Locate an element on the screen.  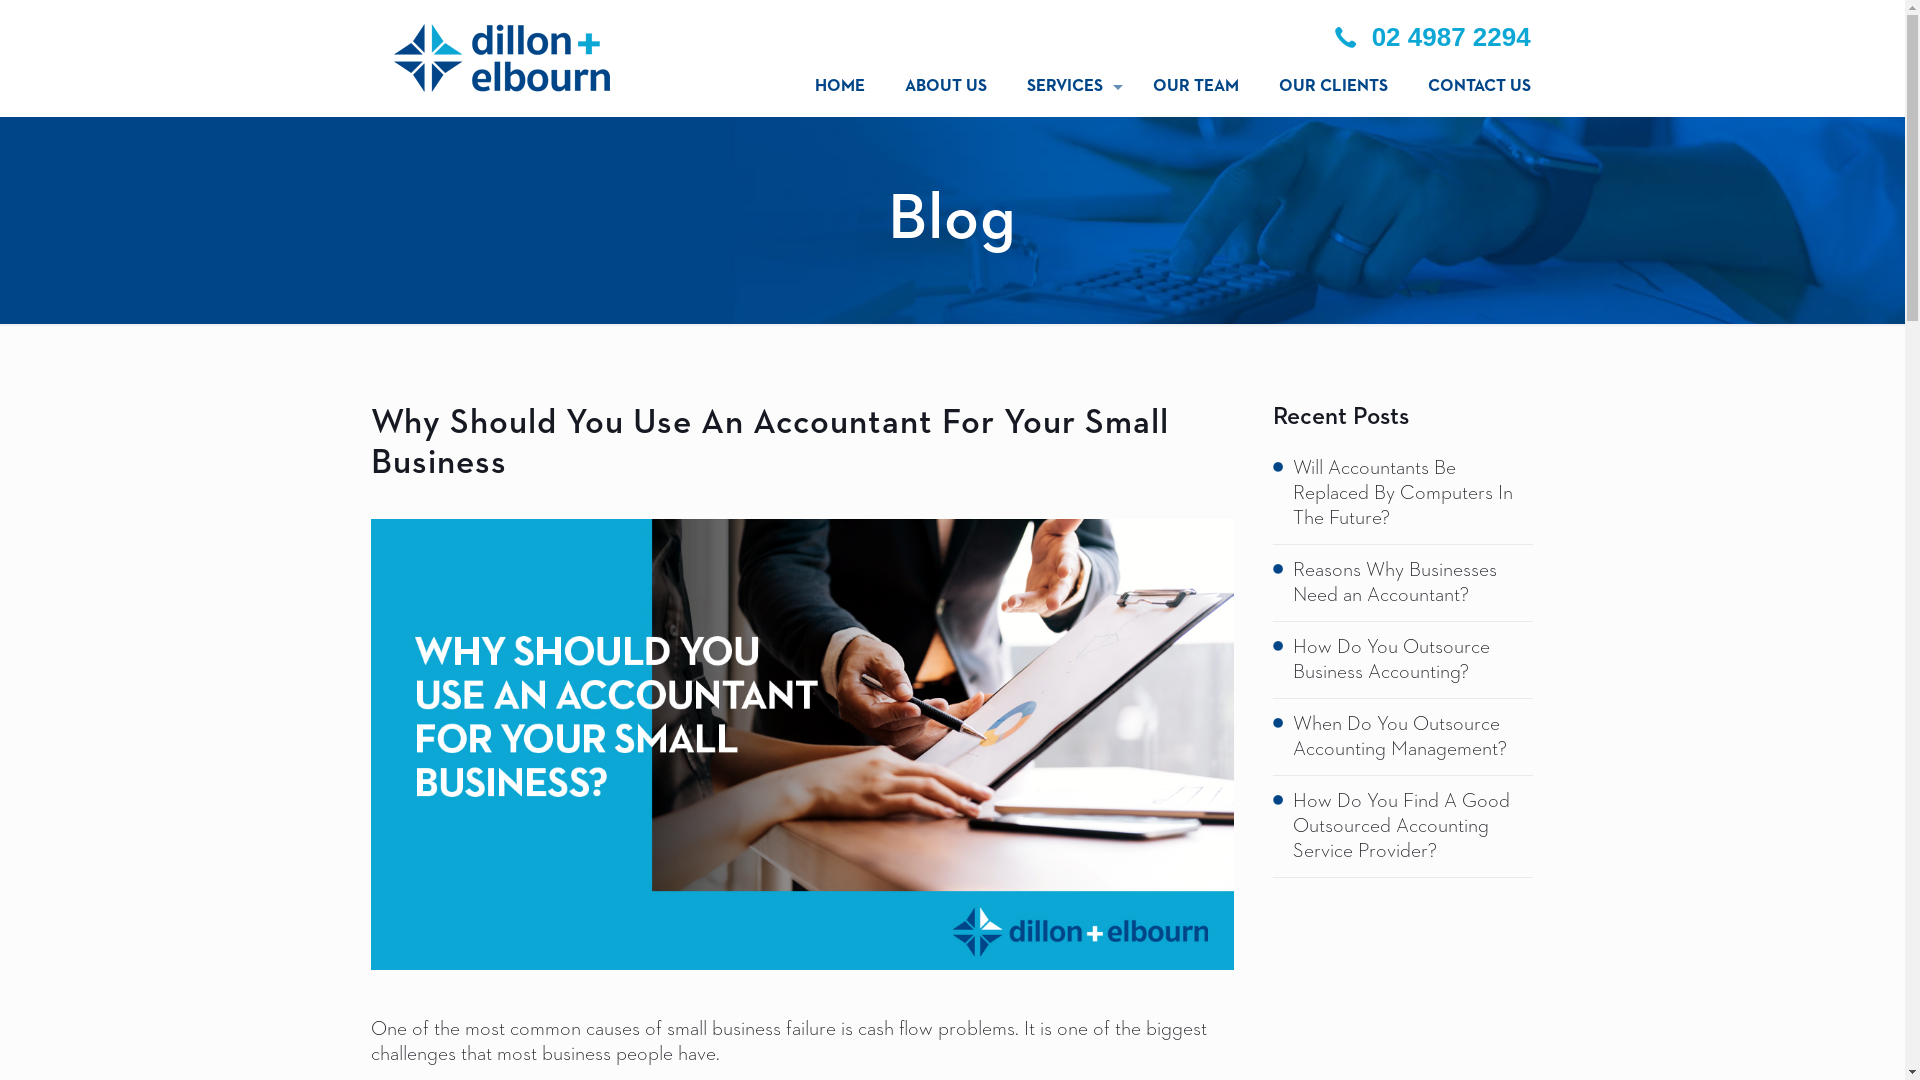
'HOME' is located at coordinates (840, 86).